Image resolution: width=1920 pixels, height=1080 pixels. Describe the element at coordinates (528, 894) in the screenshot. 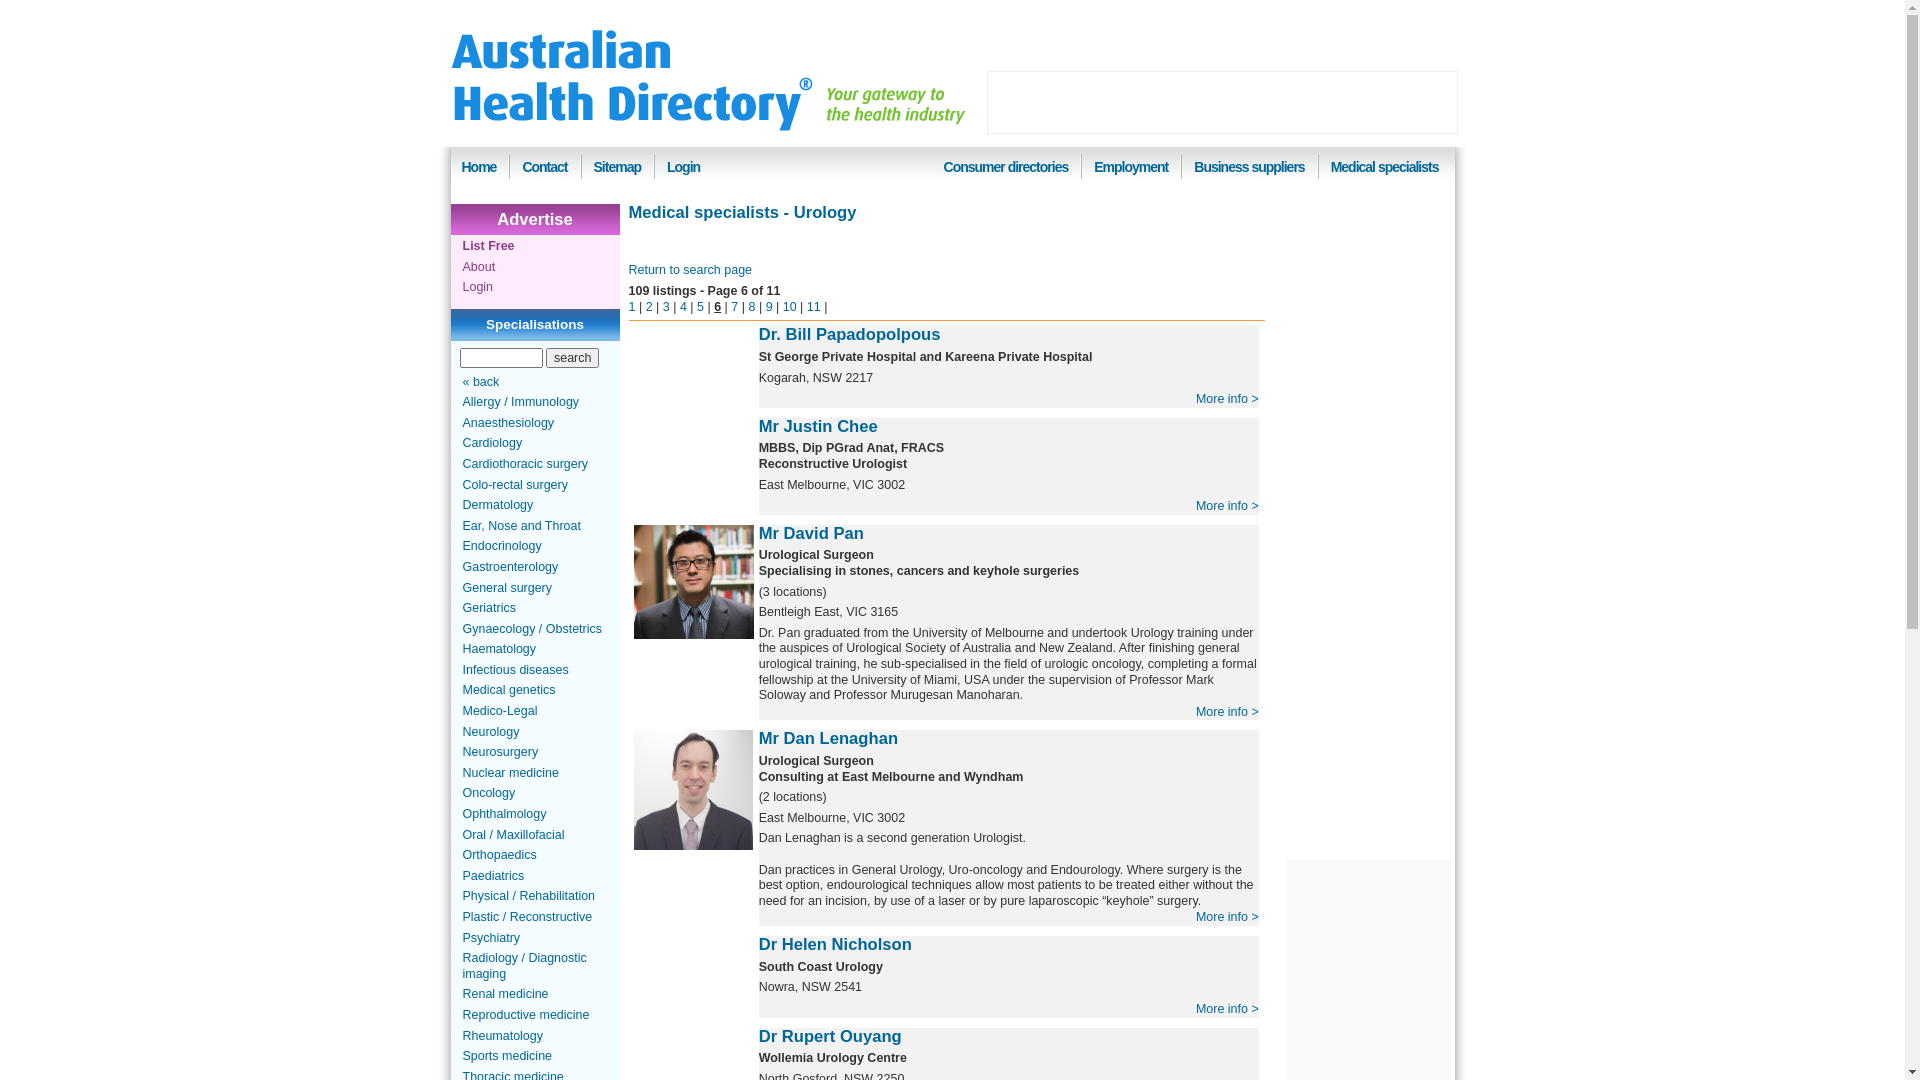

I see `'Physical / Rehabilitation'` at that location.